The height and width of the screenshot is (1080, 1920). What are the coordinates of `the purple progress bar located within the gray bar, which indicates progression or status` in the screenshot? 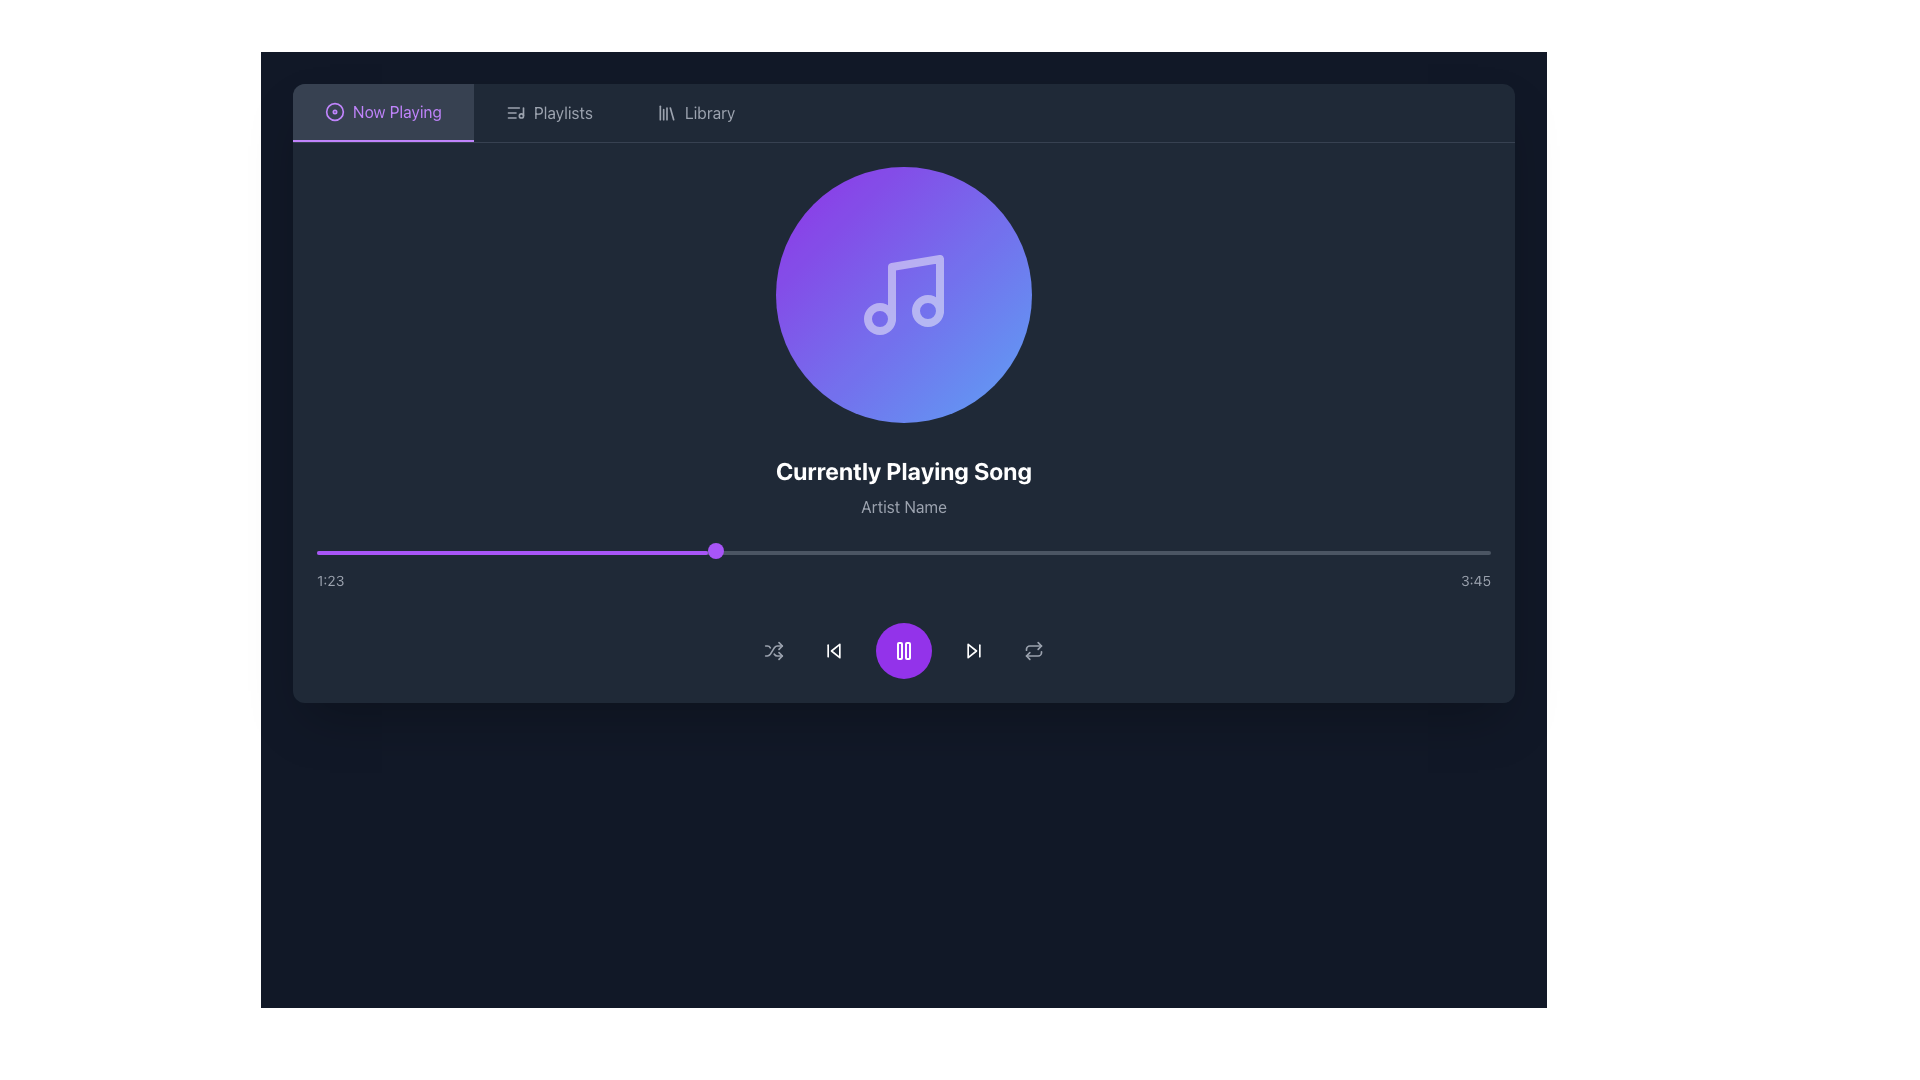 It's located at (512, 552).